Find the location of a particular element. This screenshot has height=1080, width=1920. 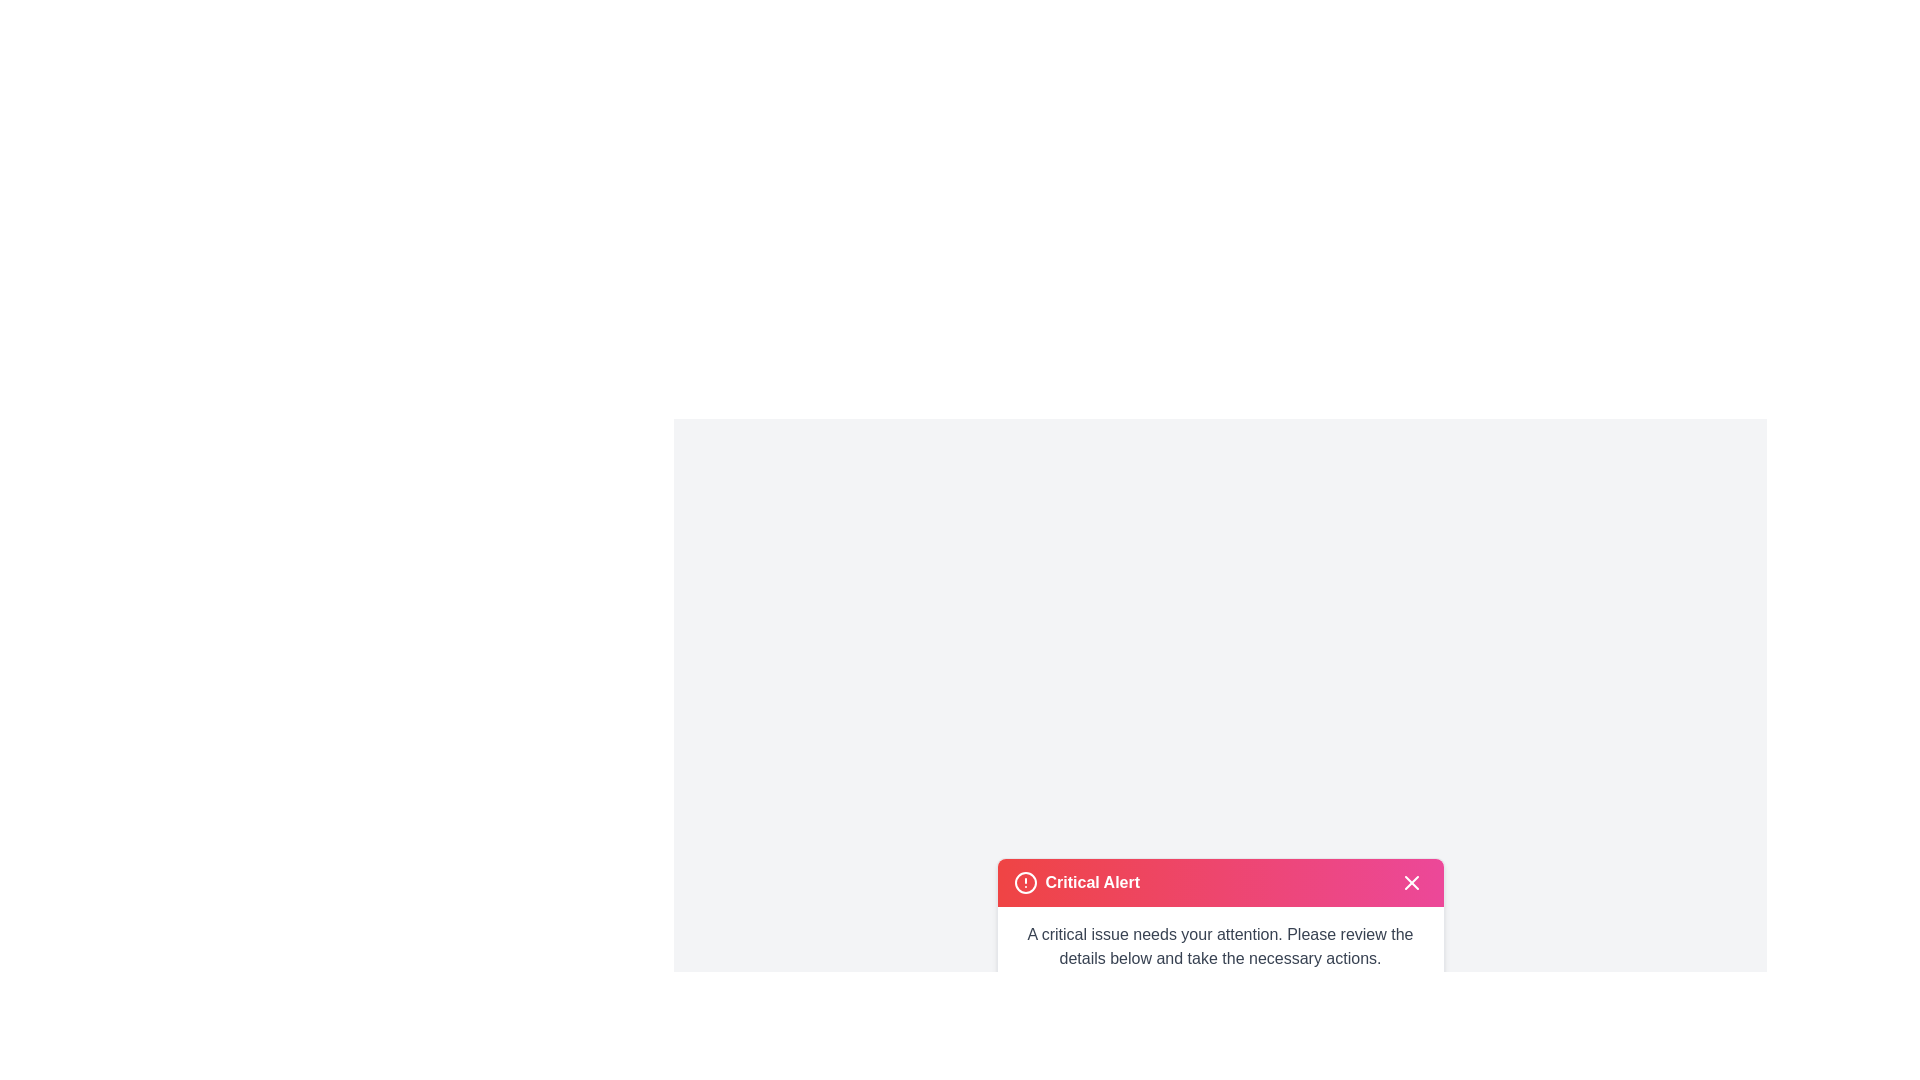

the close button icon located in the top-right corner of the pink alert box with the text 'Critical Alert' on its left is located at coordinates (1410, 881).